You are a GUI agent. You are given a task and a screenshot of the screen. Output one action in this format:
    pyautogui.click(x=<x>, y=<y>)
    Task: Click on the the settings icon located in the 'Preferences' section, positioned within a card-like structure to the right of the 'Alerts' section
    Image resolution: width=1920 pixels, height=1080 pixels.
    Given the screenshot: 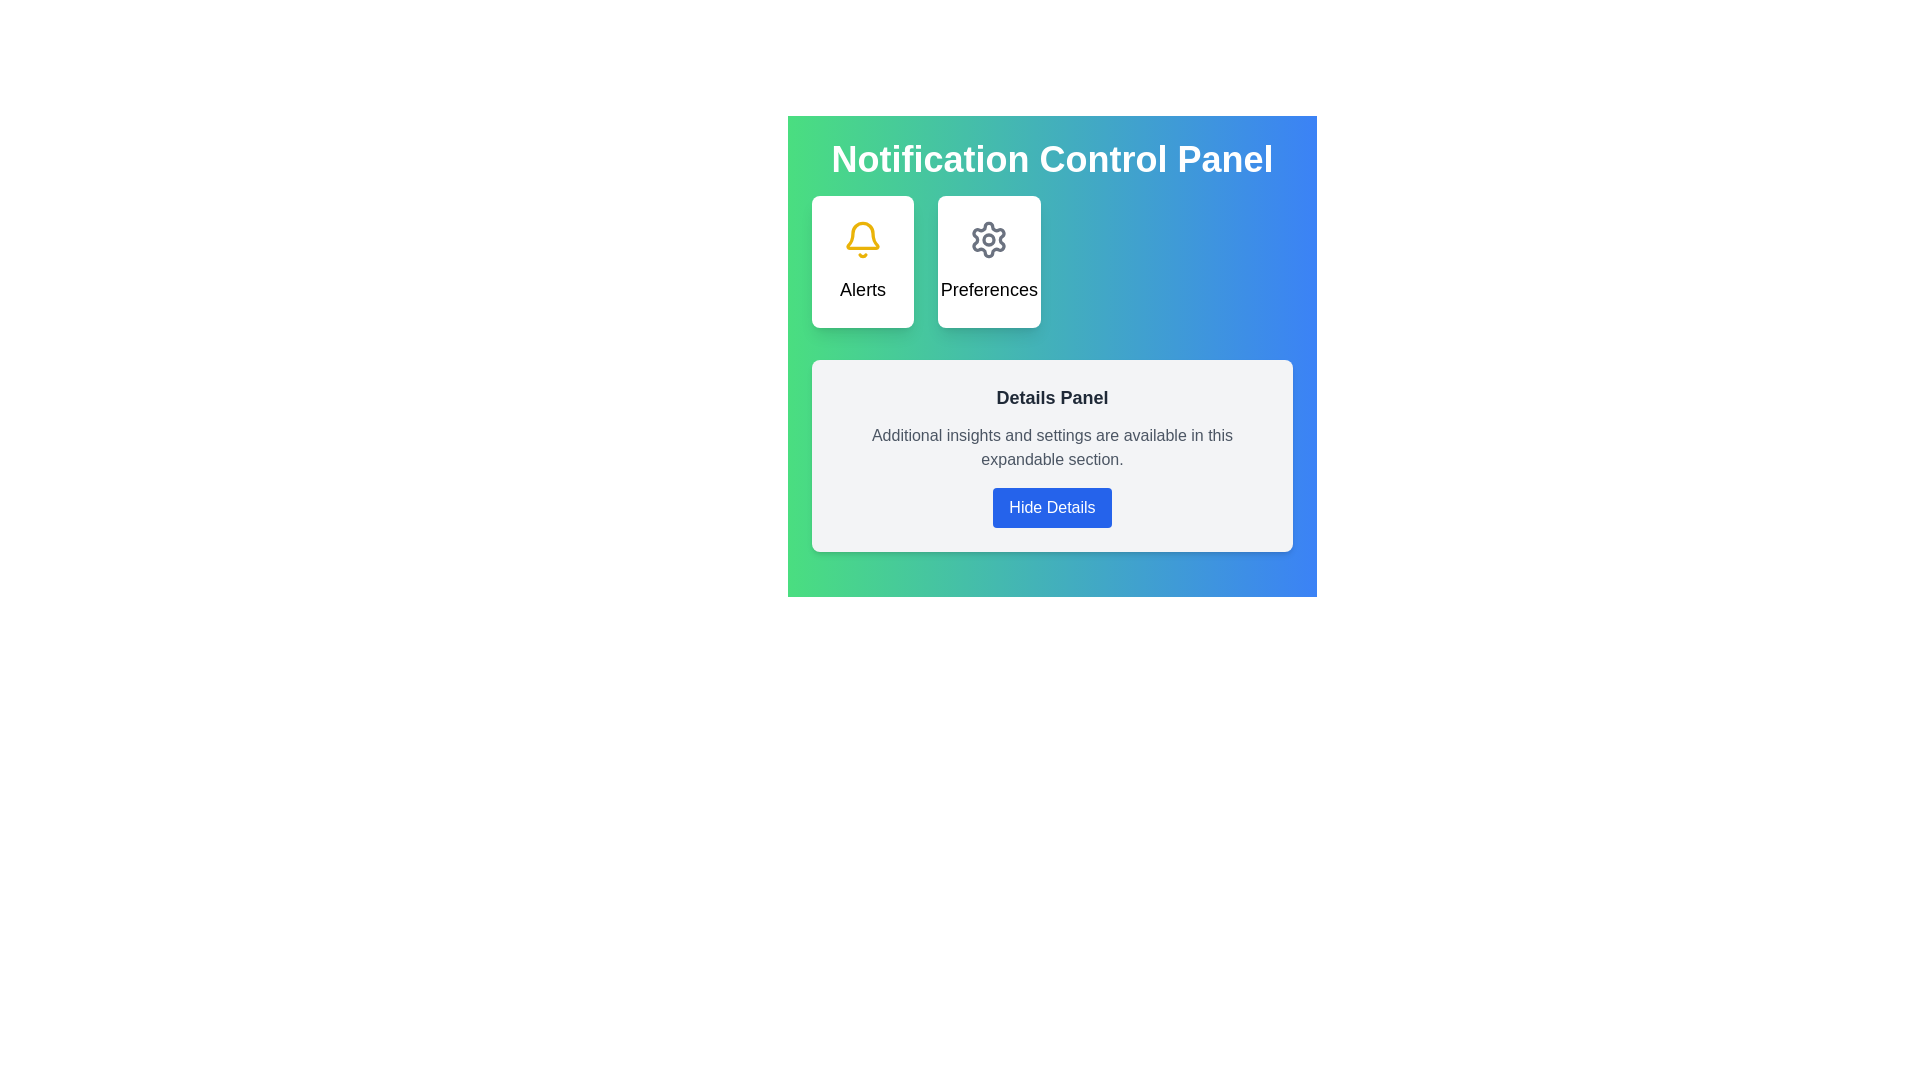 What is the action you would take?
    pyautogui.click(x=989, y=238)
    